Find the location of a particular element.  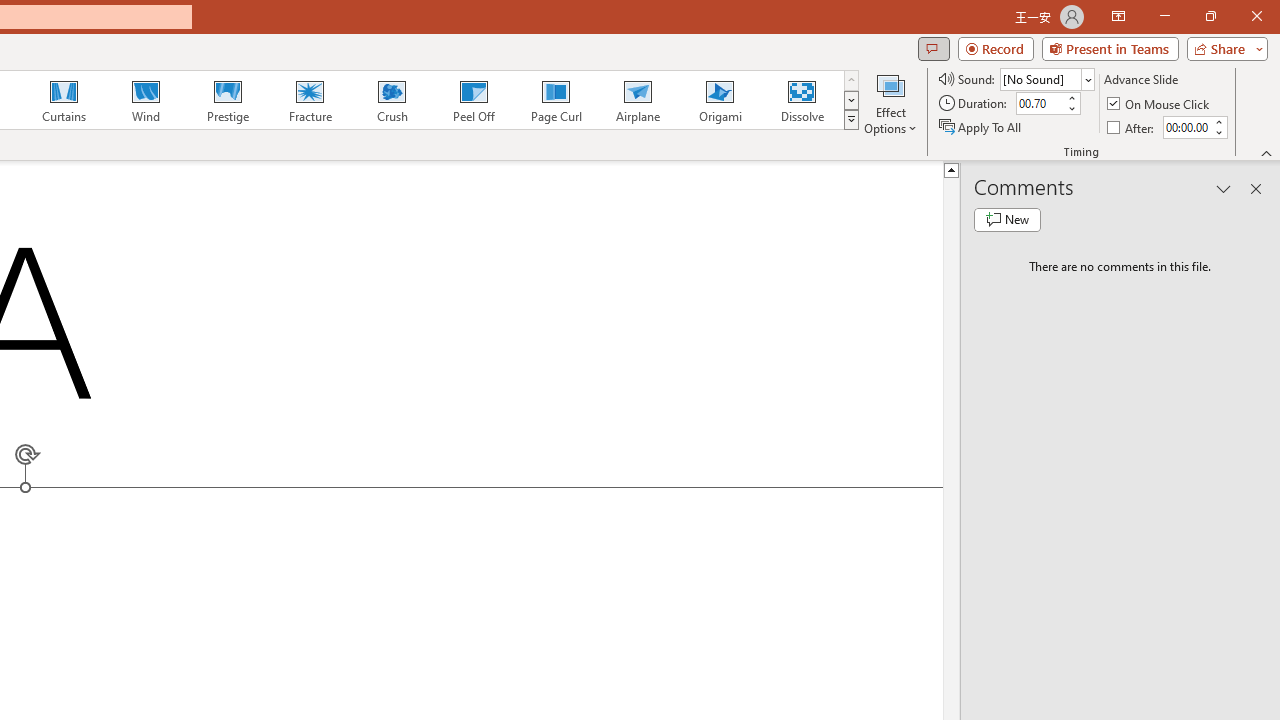

'Effect Options' is located at coordinates (889, 103).